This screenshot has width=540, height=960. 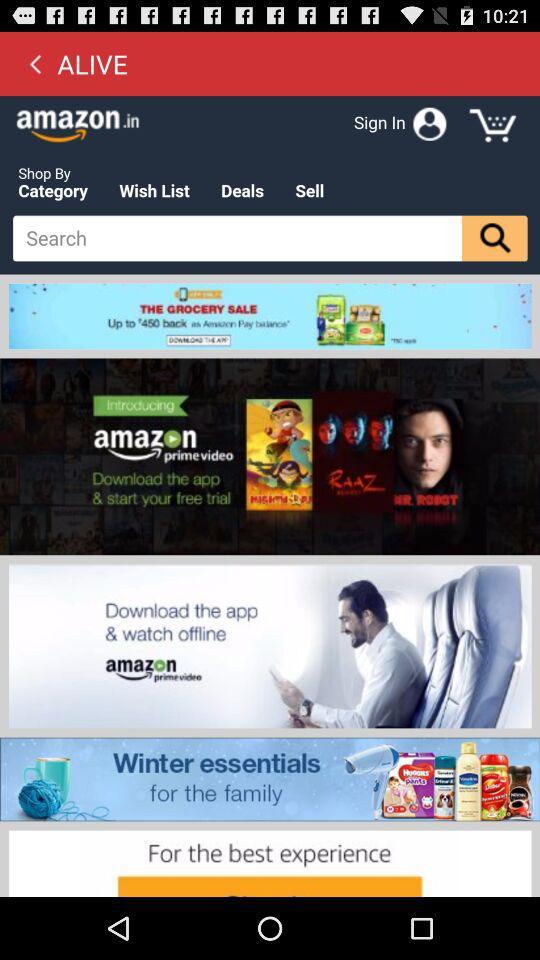 I want to click on go back, so click(x=35, y=63).